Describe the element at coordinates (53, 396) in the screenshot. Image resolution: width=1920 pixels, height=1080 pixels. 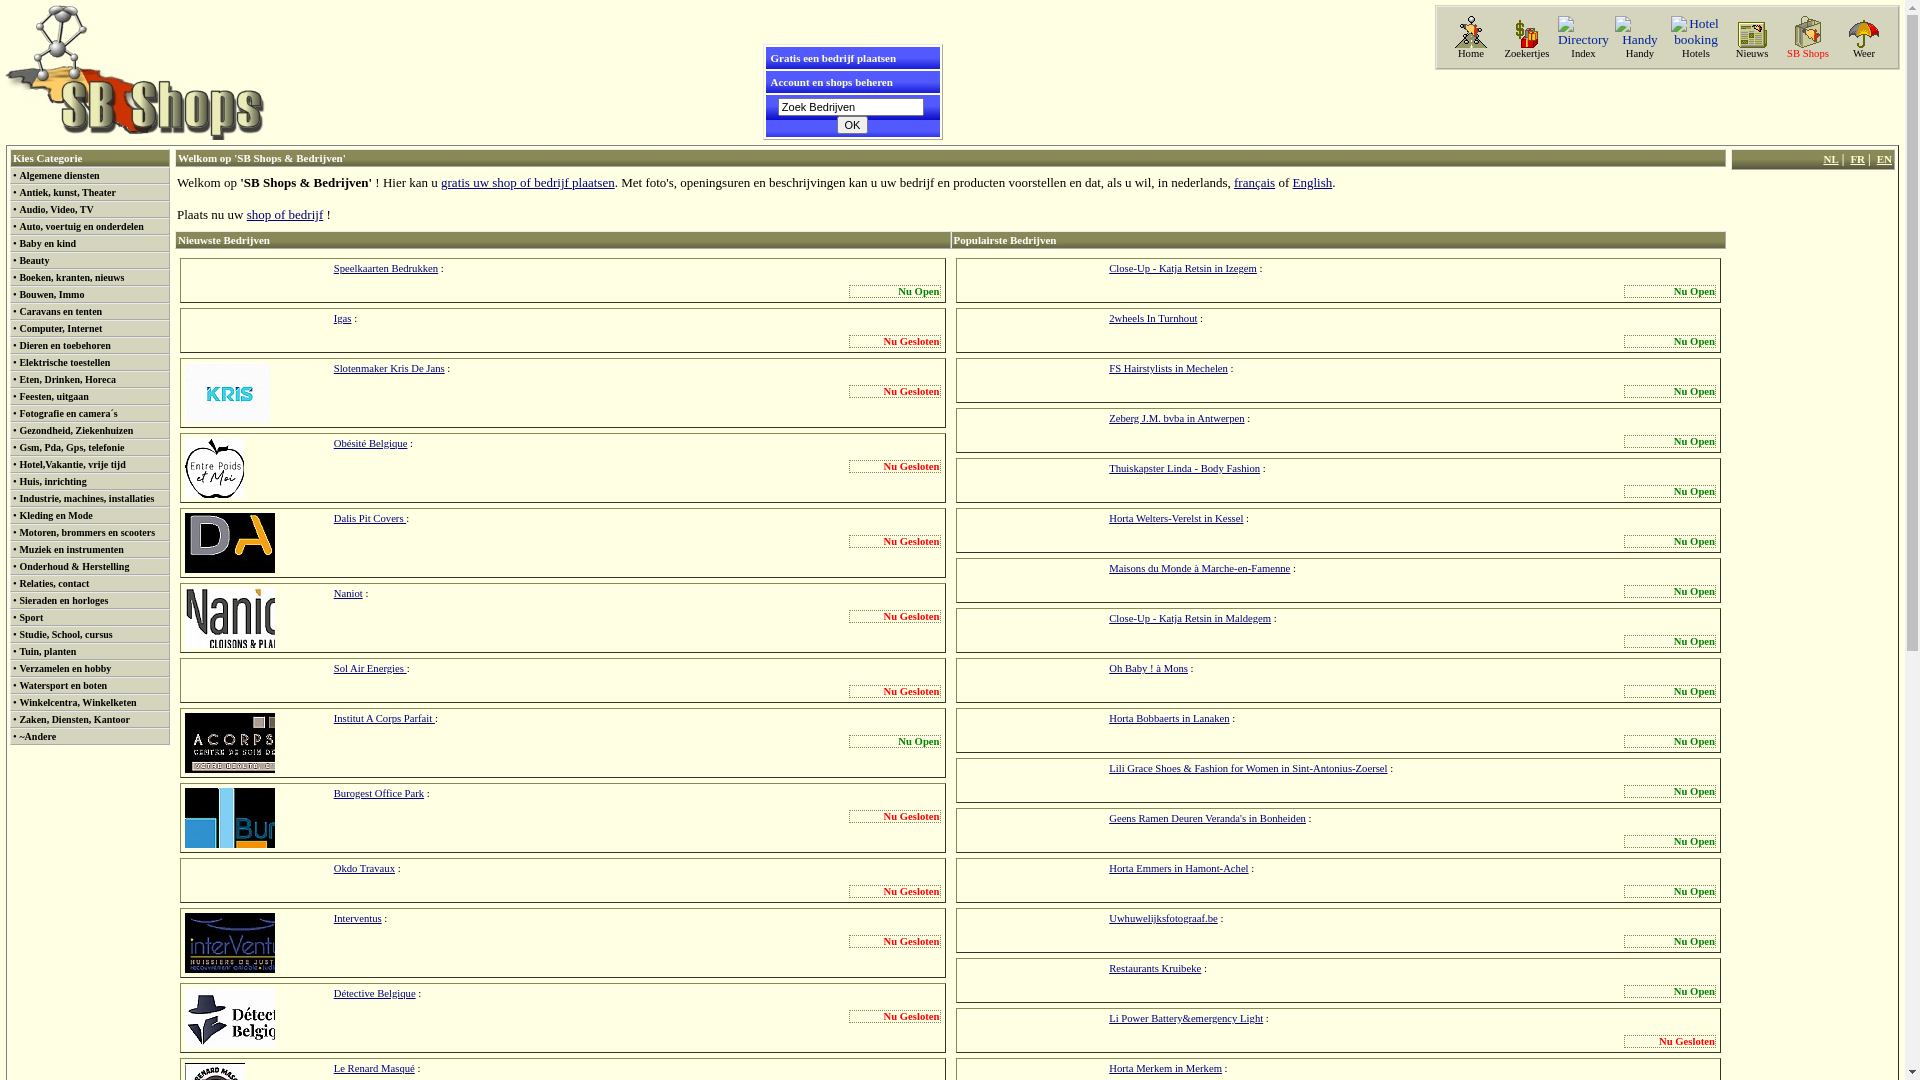
I see `'Feesten, uitgaan'` at that location.